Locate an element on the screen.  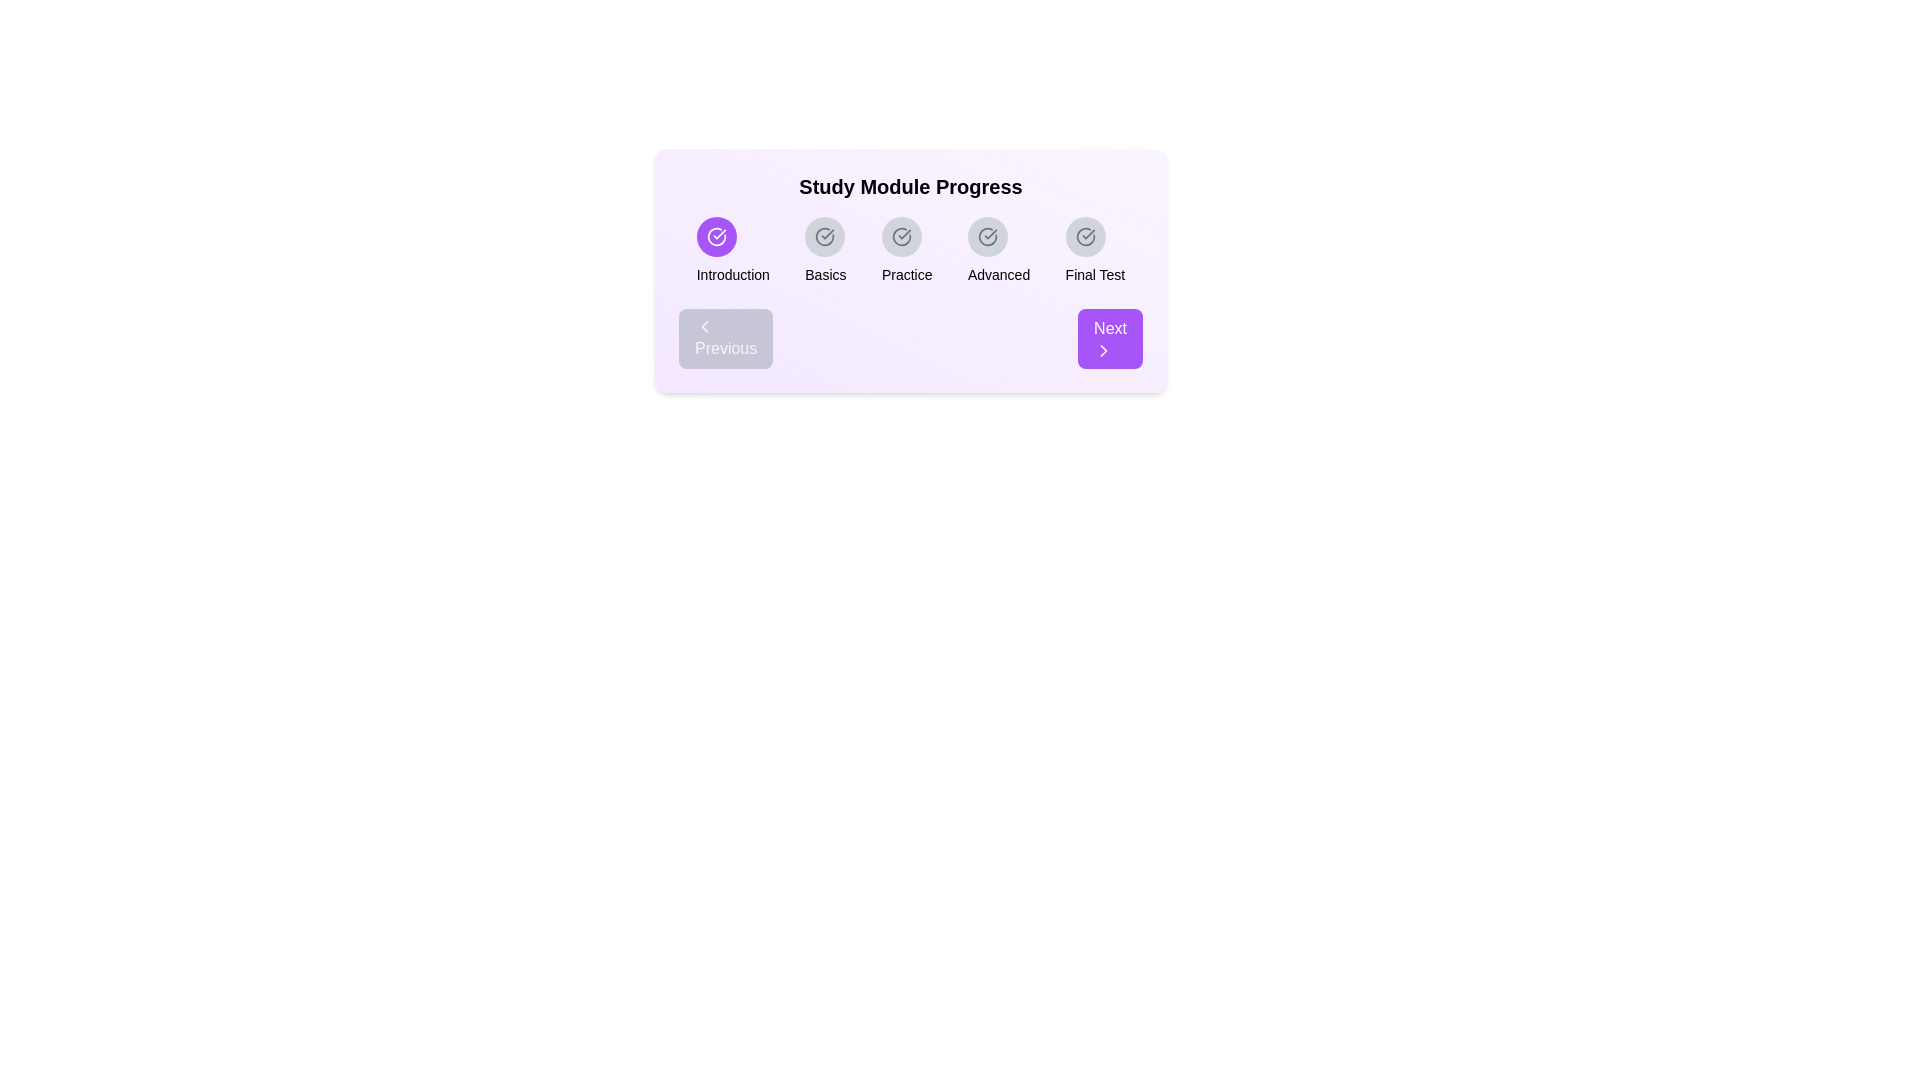
the round button in the Progress Tracker corresponding to the module is located at coordinates (910, 249).